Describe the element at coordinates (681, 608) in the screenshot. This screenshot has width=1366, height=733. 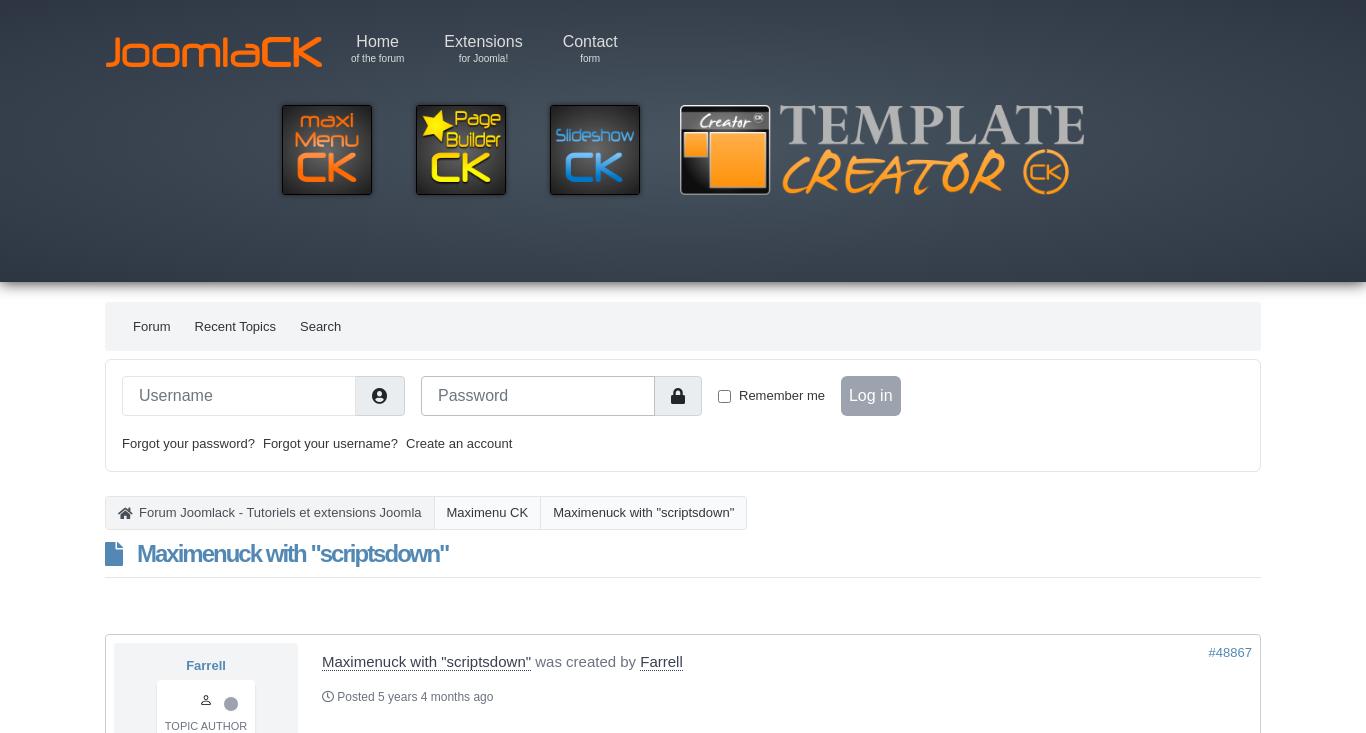
I see `'Time to create page: 0.681 seconds'` at that location.